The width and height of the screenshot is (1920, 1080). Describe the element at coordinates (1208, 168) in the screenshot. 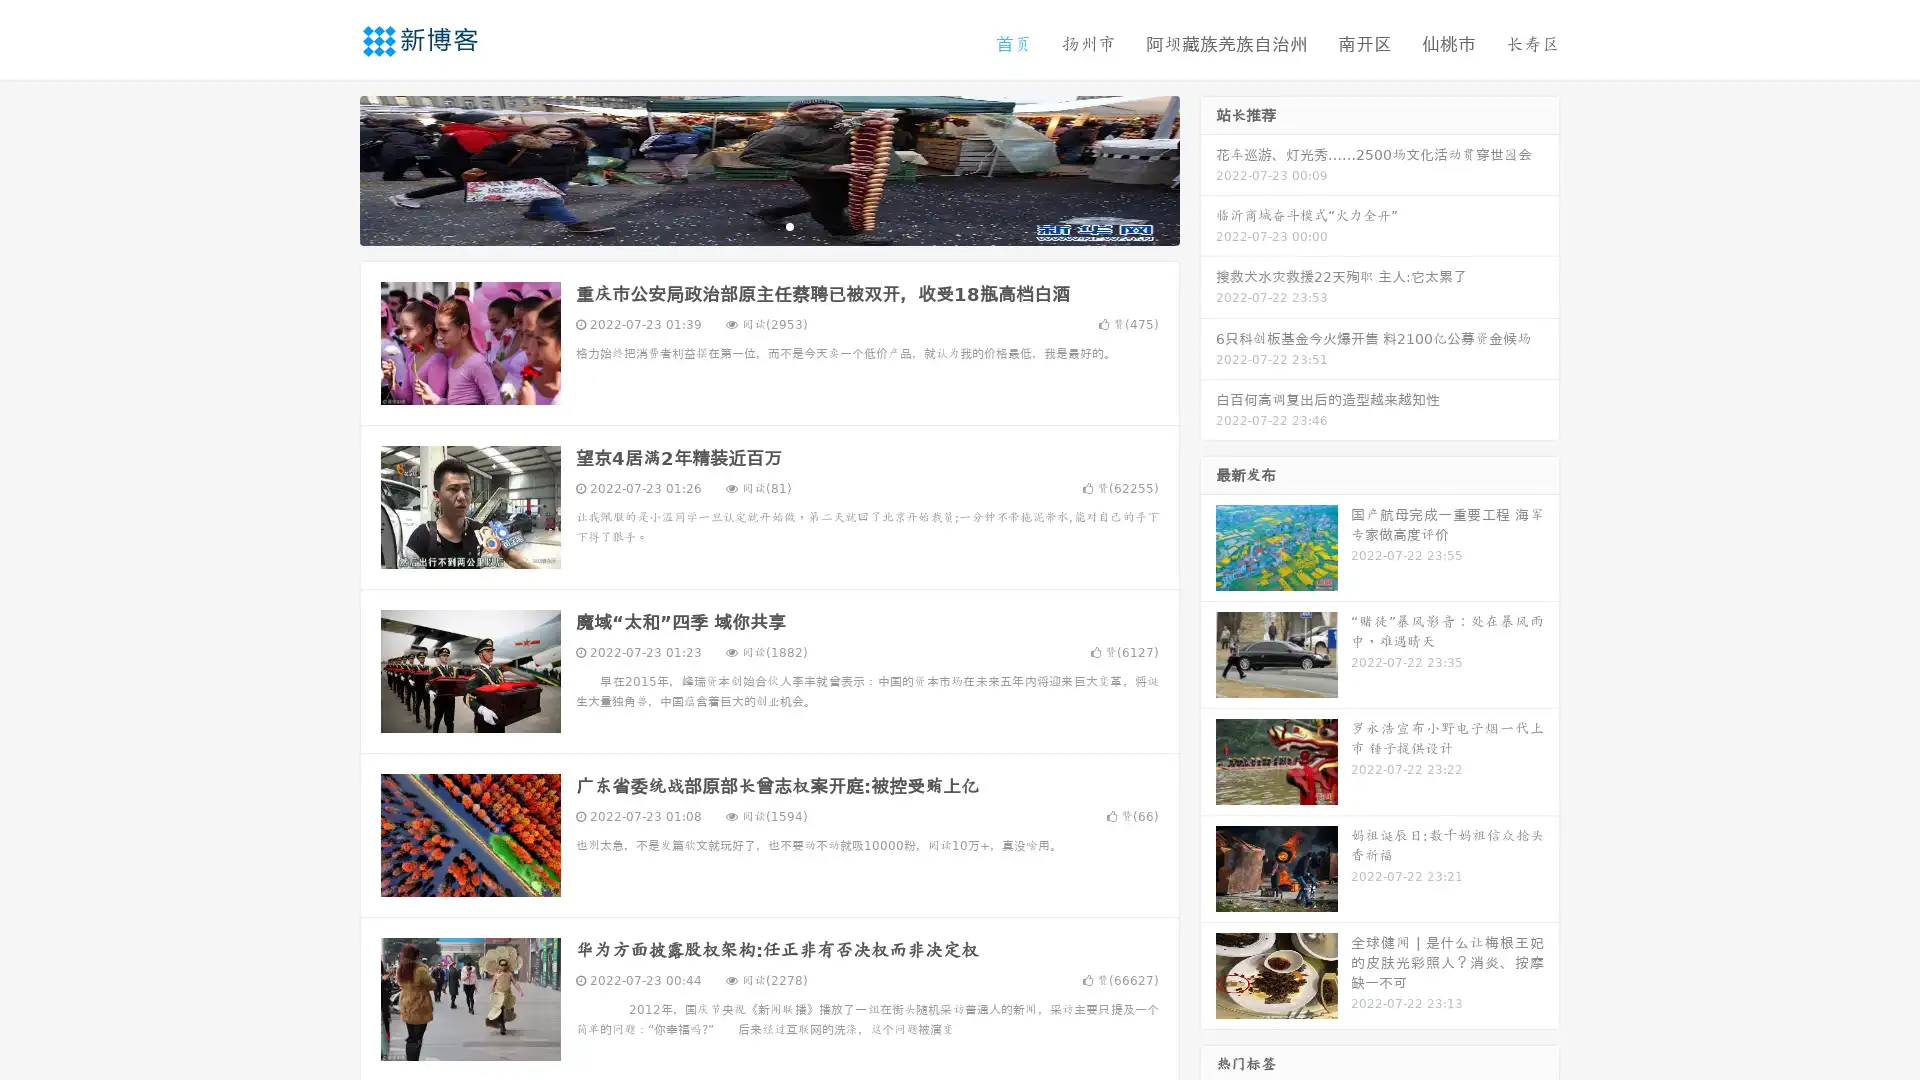

I see `Next slide` at that location.